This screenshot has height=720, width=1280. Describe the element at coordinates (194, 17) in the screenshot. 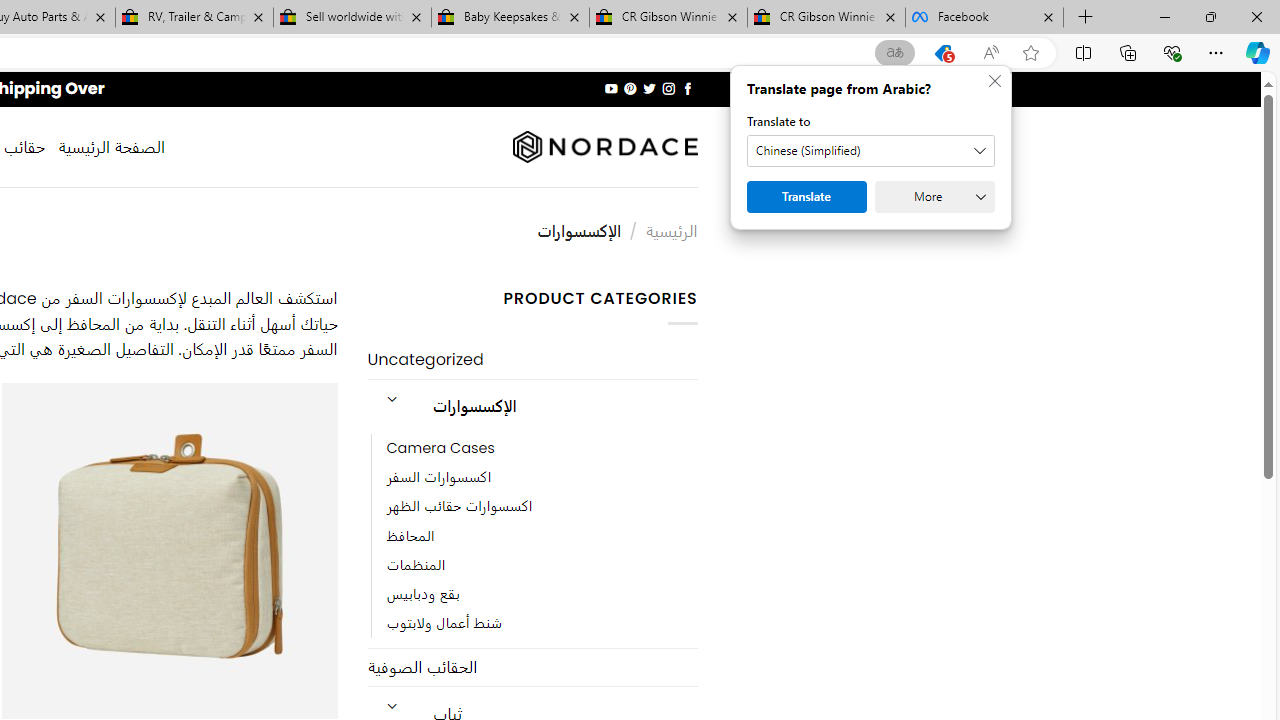

I see `'RV, Trailer & Camper Steps & Ladders for sale | eBay'` at that location.